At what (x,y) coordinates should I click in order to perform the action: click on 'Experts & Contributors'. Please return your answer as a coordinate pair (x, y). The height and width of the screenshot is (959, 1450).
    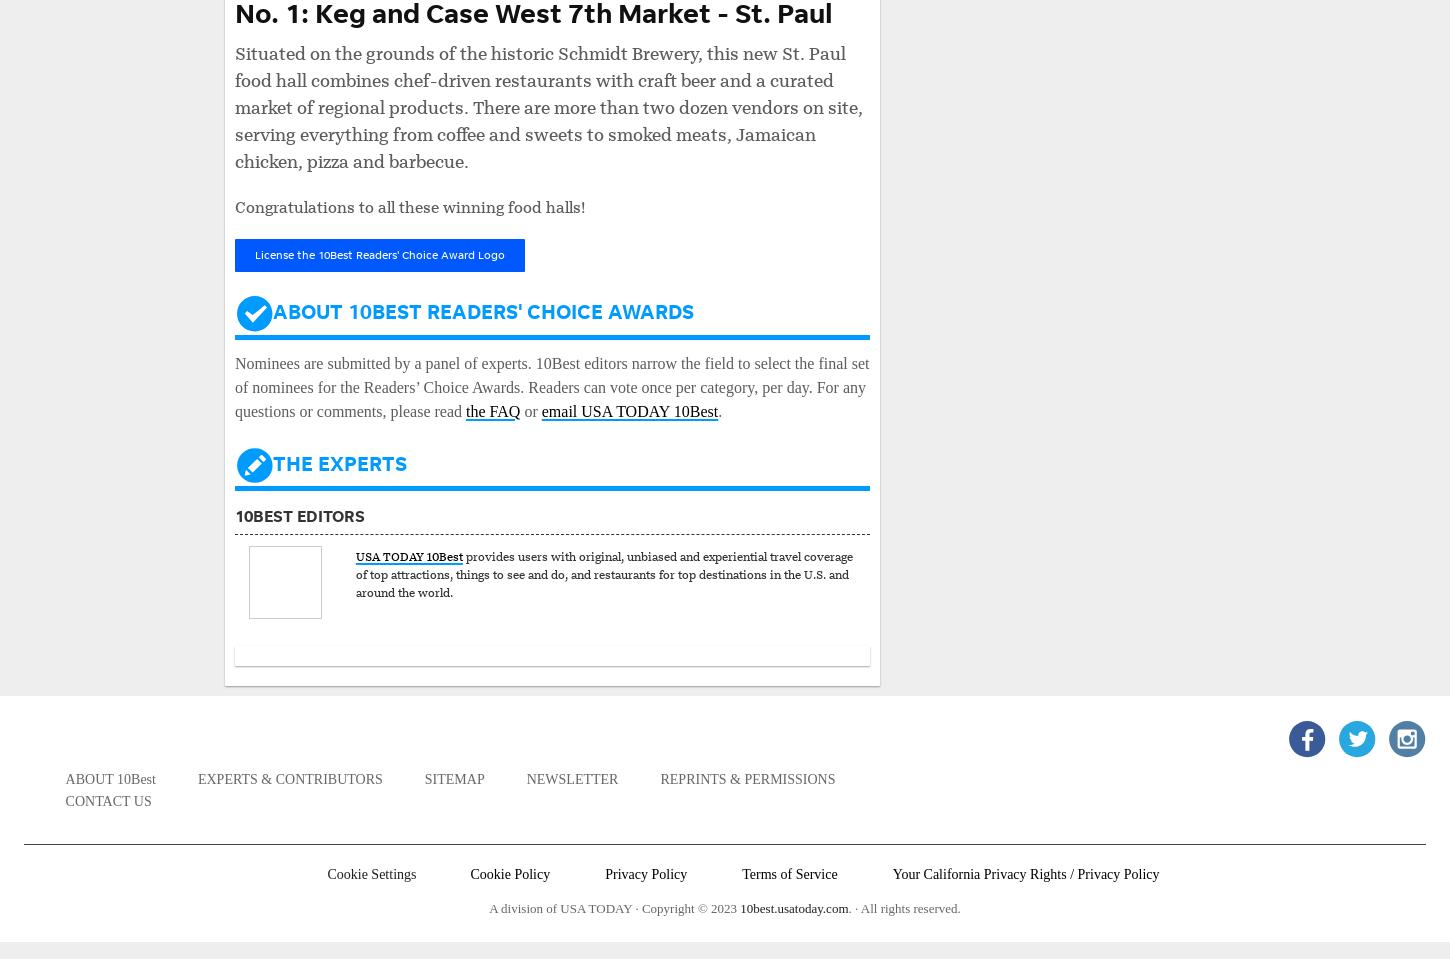
    Looking at the image, I should click on (196, 778).